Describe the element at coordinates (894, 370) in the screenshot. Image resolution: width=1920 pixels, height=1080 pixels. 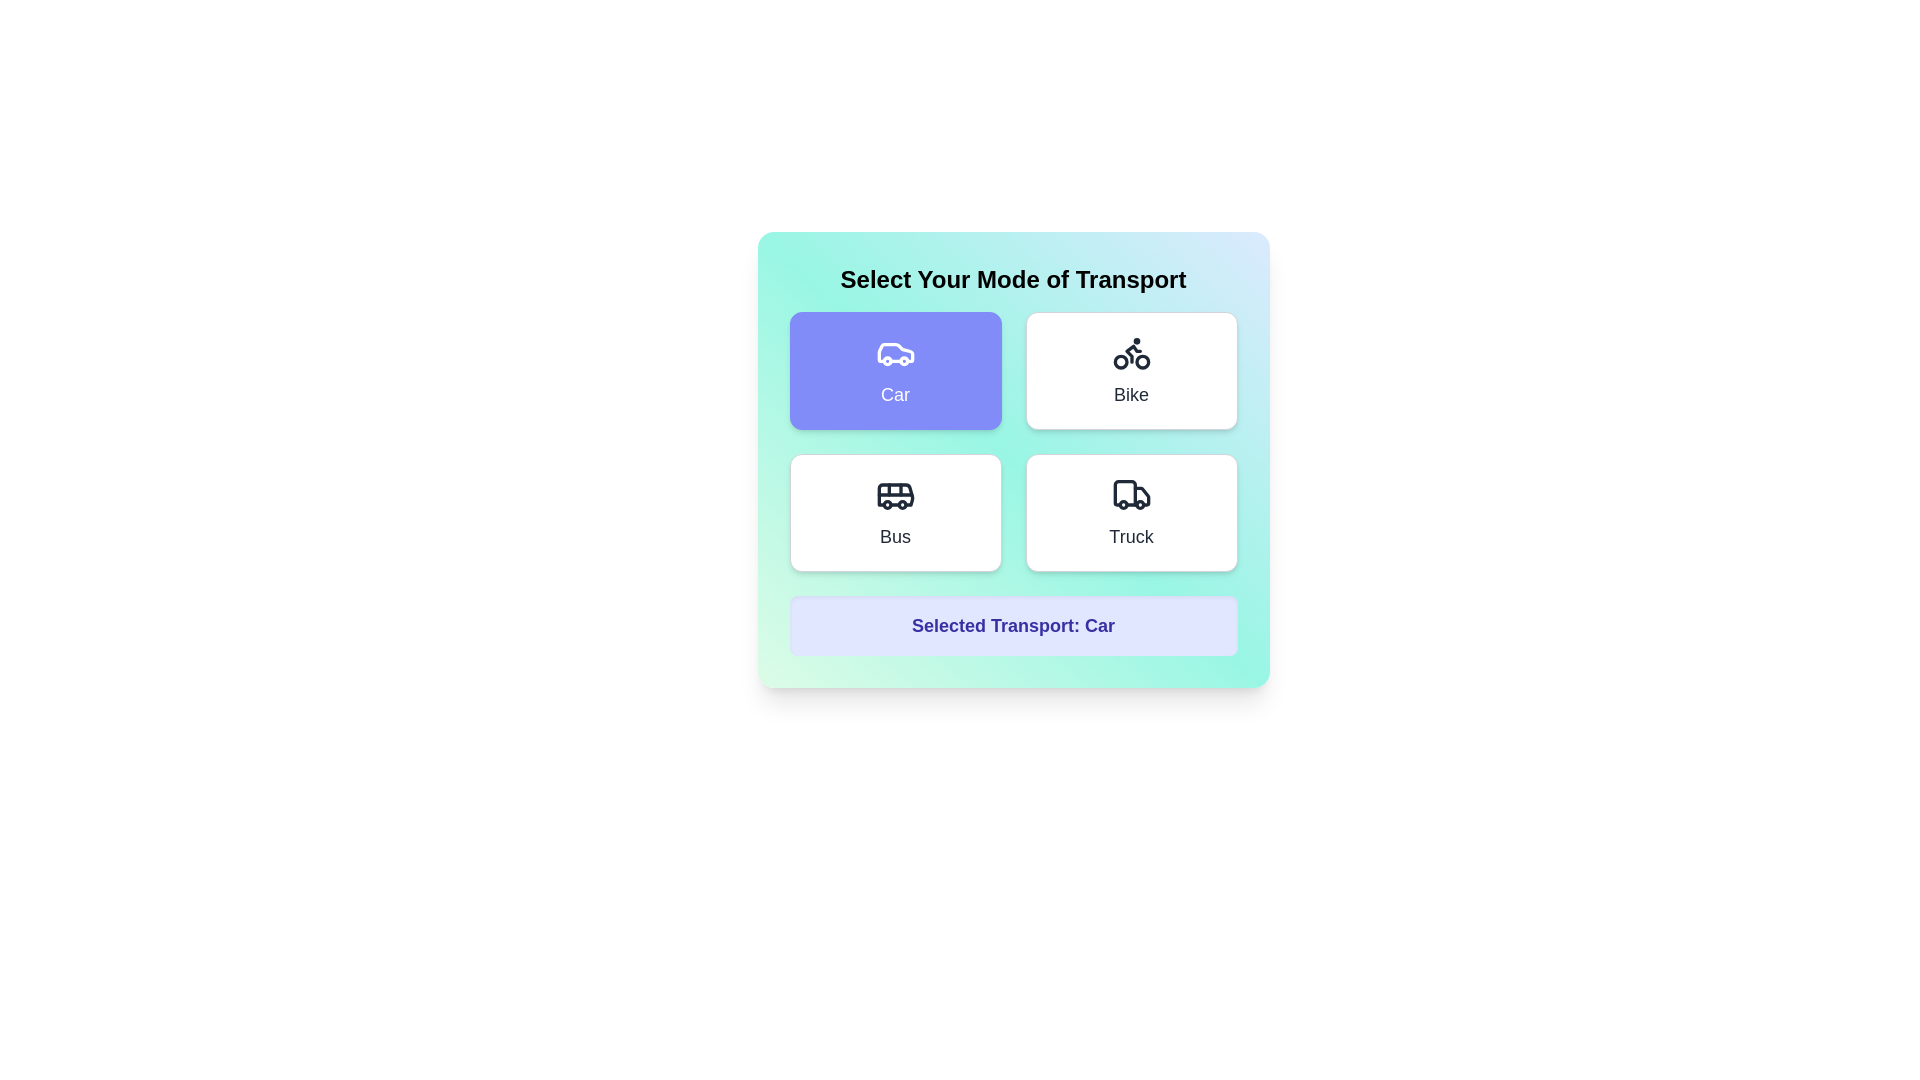
I see `the transport mode Car` at that location.